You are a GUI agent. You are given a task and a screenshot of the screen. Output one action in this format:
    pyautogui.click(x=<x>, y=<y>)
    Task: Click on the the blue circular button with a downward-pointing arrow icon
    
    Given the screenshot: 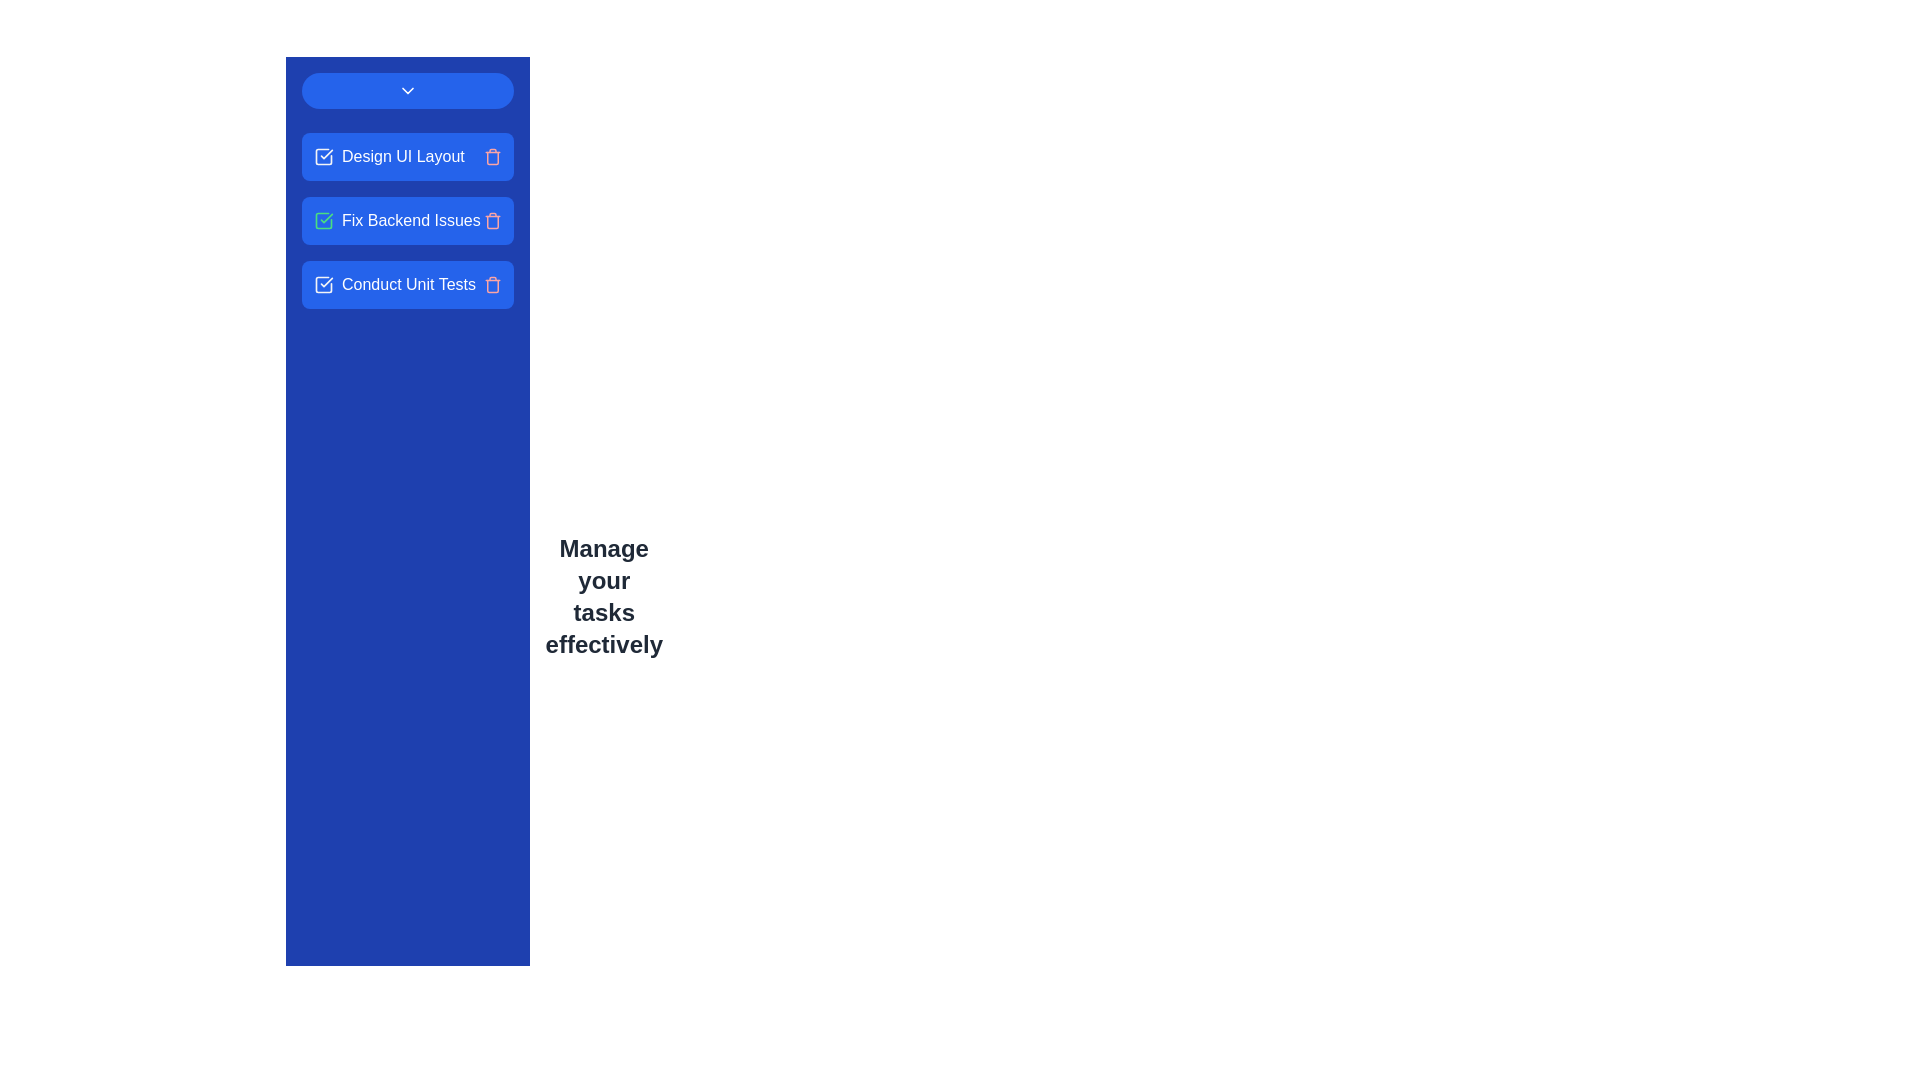 What is the action you would take?
    pyautogui.click(x=406, y=91)
    